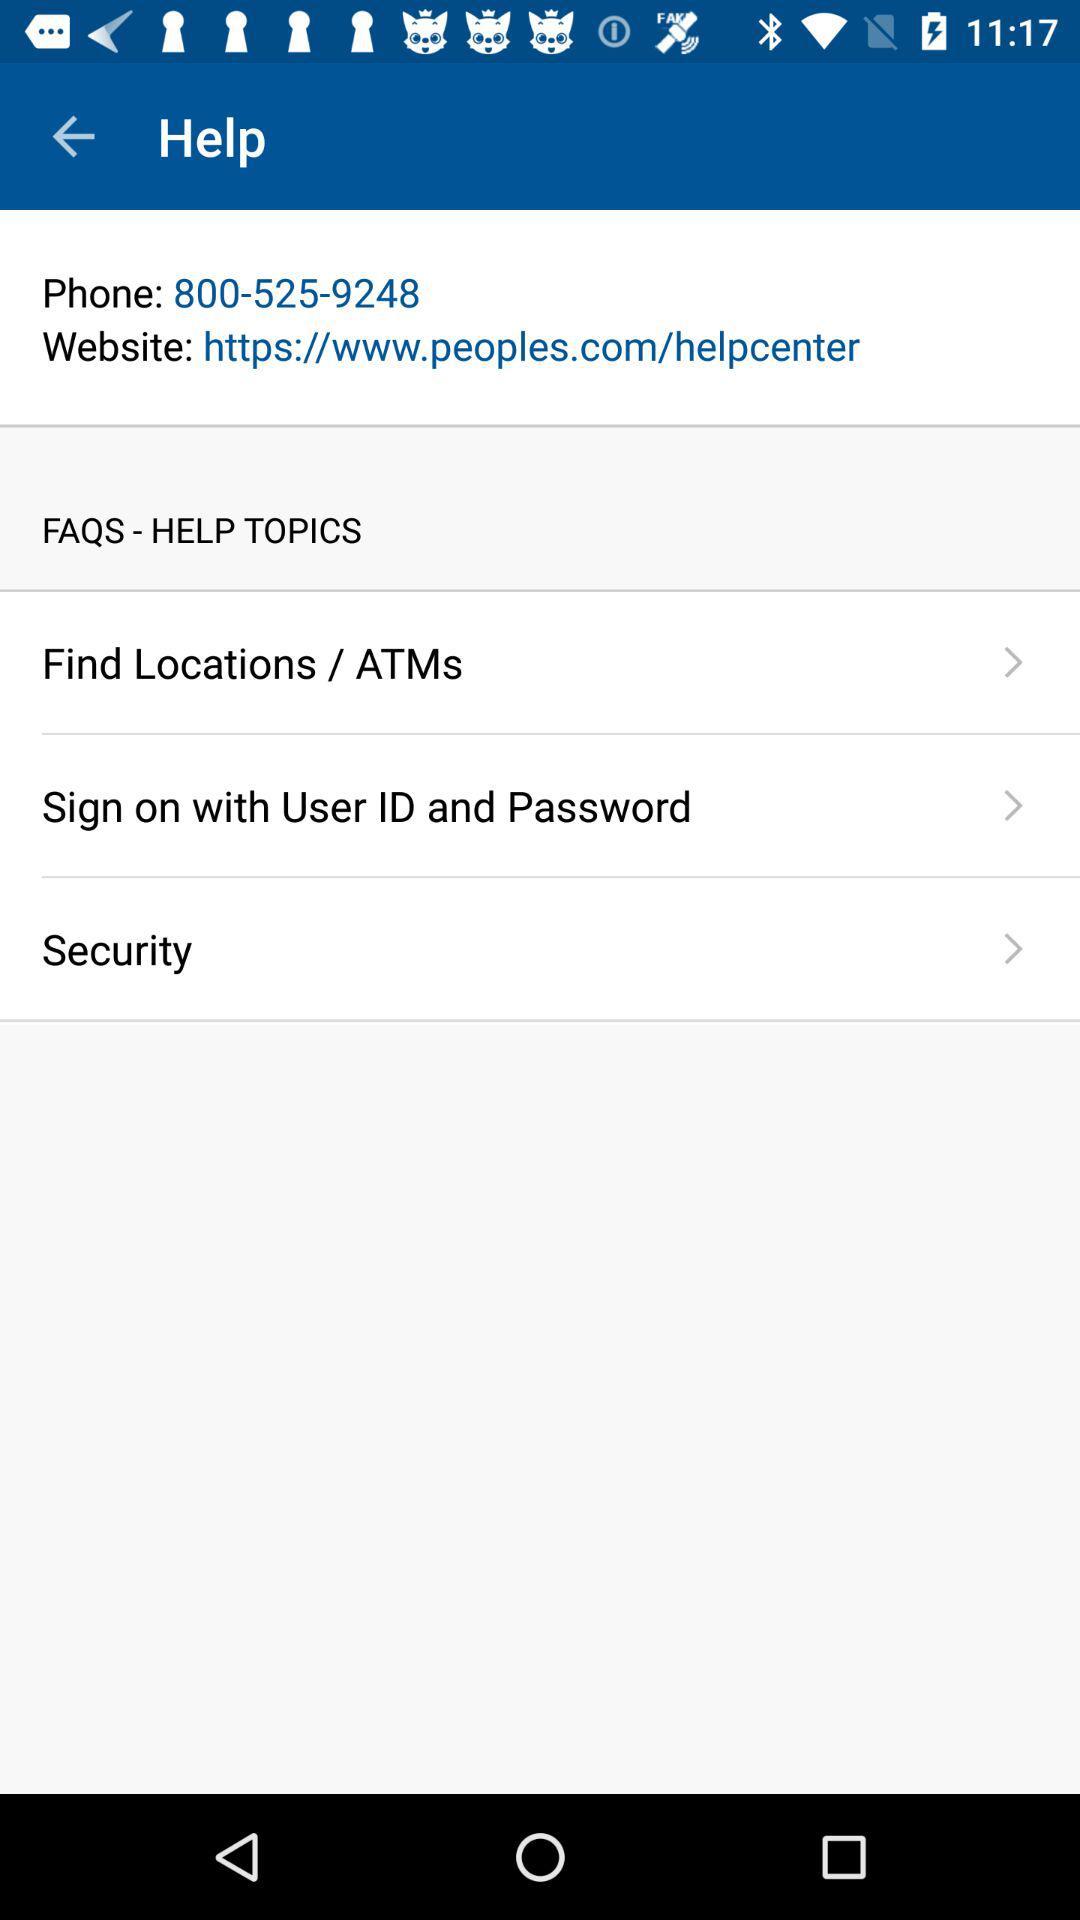  What do you see at coordinates (72, 135) in the screenshot?
I see `the icon to the left of help` at bounding box center [72, 135].